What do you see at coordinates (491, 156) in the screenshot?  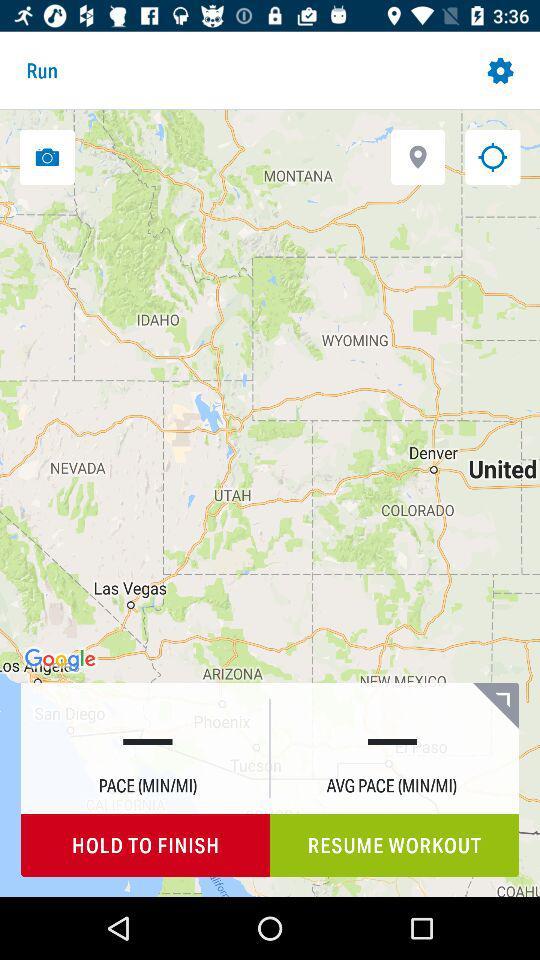 I see `this is a map` at bounding box center [491, 156].